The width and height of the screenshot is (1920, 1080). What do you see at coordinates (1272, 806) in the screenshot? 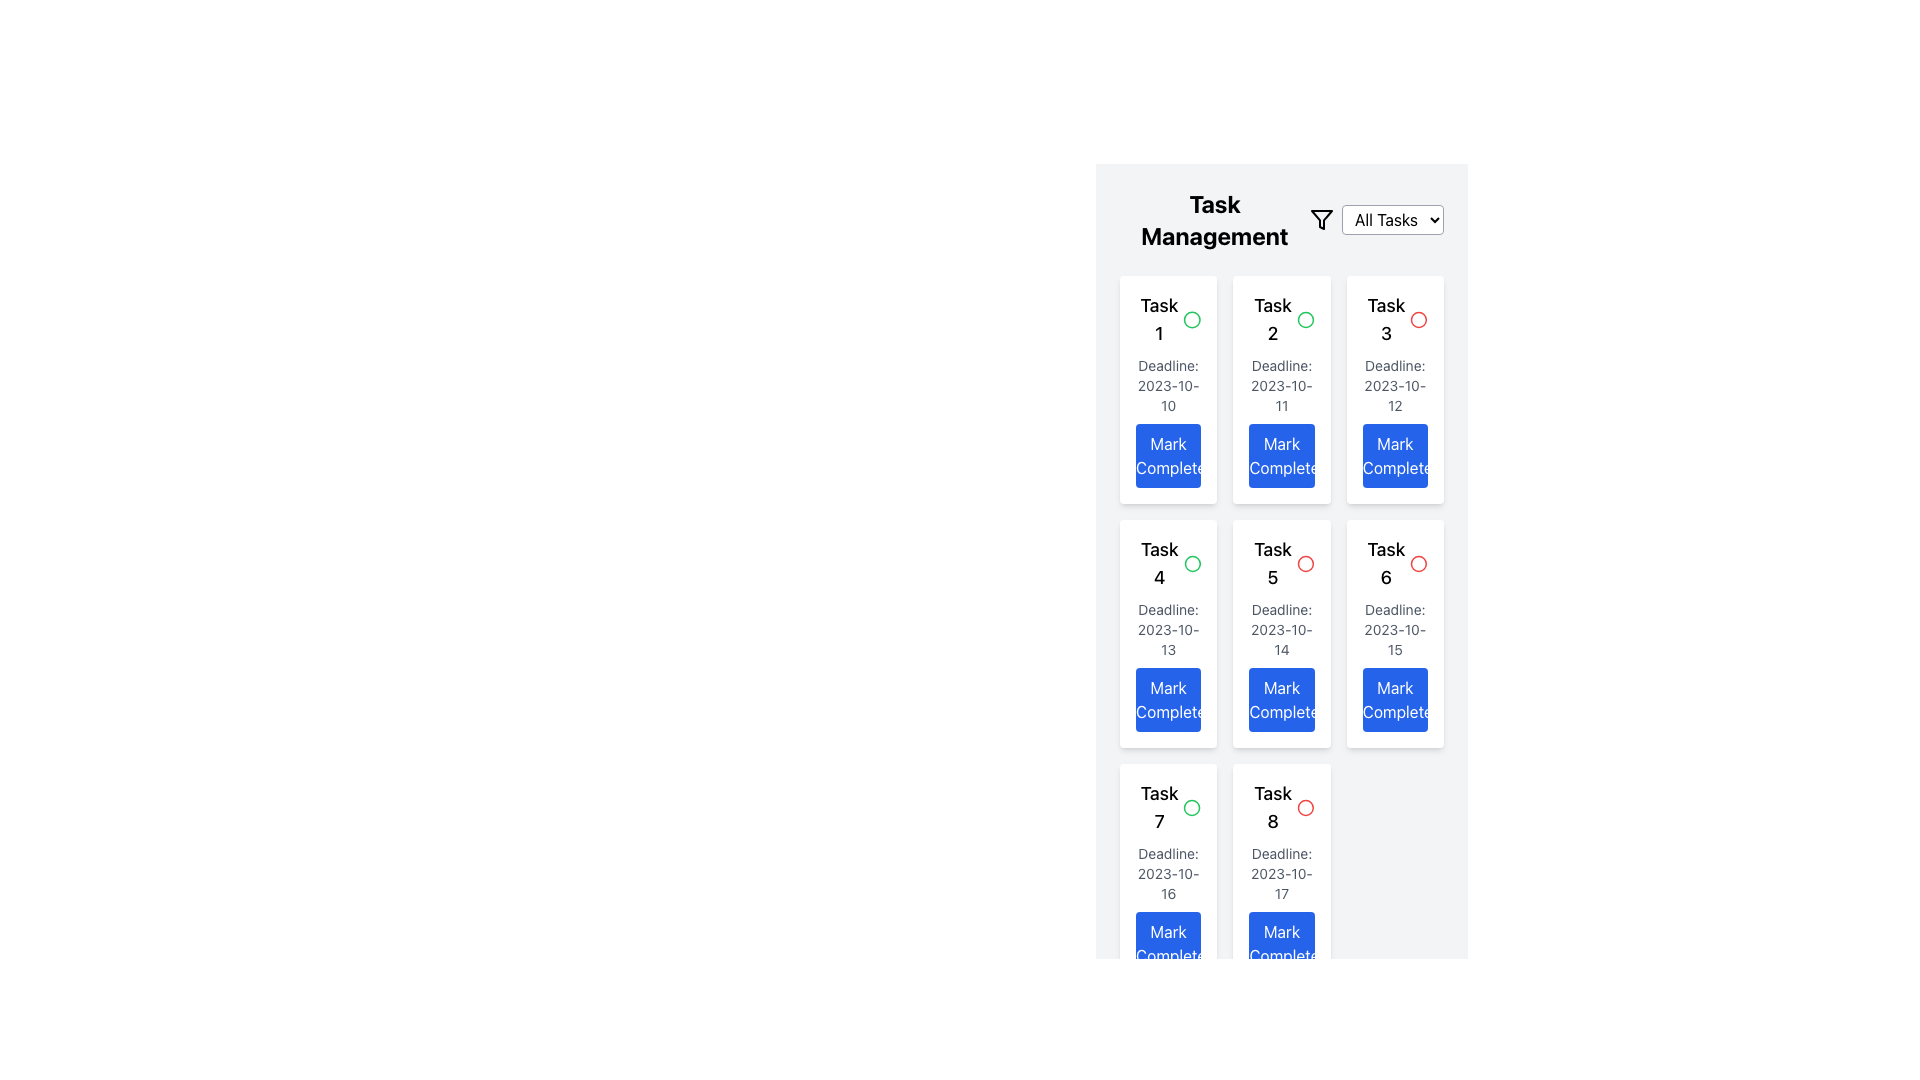
I see `the text label displaying 'Task 8', which is styled as a bold, medium-sized heading located in the bottom-right cell of a grid under 'Task Management'` at bounding box center [1272, 806].